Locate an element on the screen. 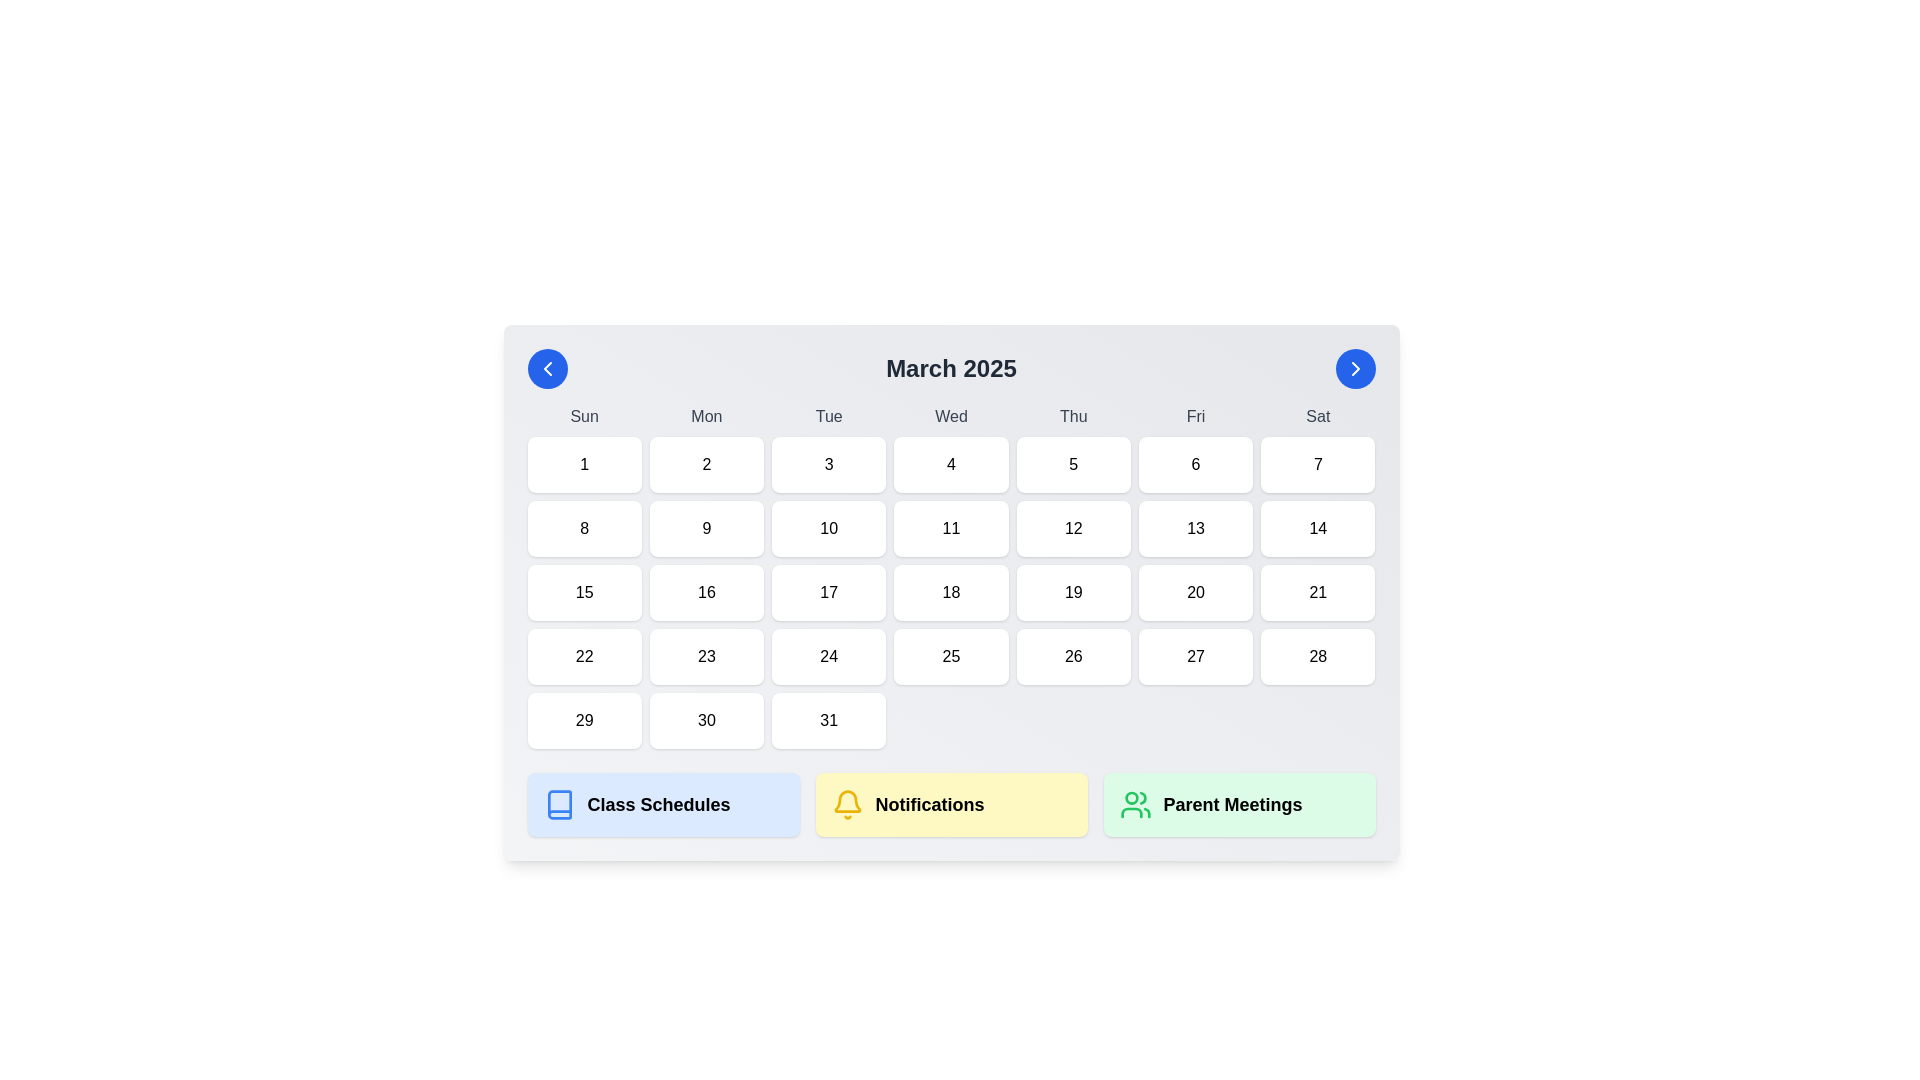  the calendar date cell representing the 8th day of the month, located in the second row and first column under the 'Sun' header is located at coordinates (583, 527).